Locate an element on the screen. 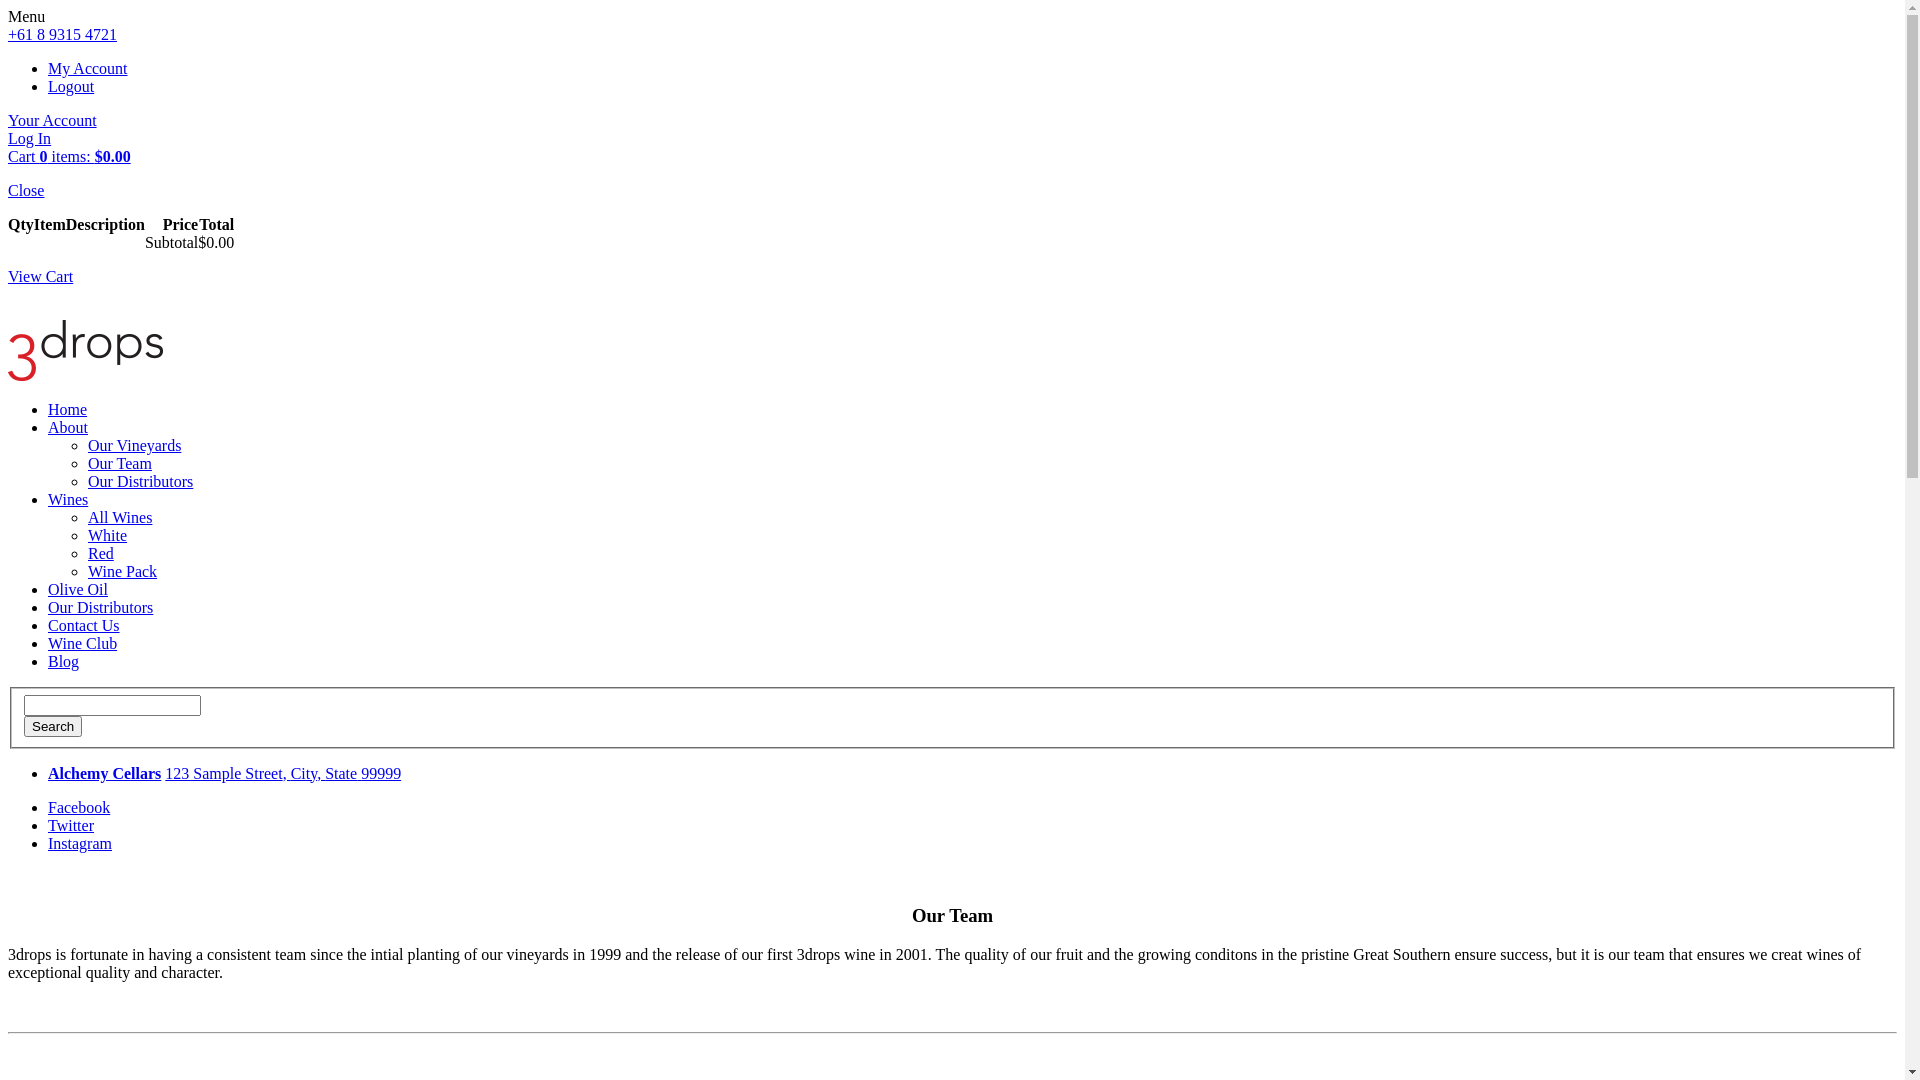 The height and width of the screenshot is (1080, 1920). 'Wines' is located at coordinates (48, 498).